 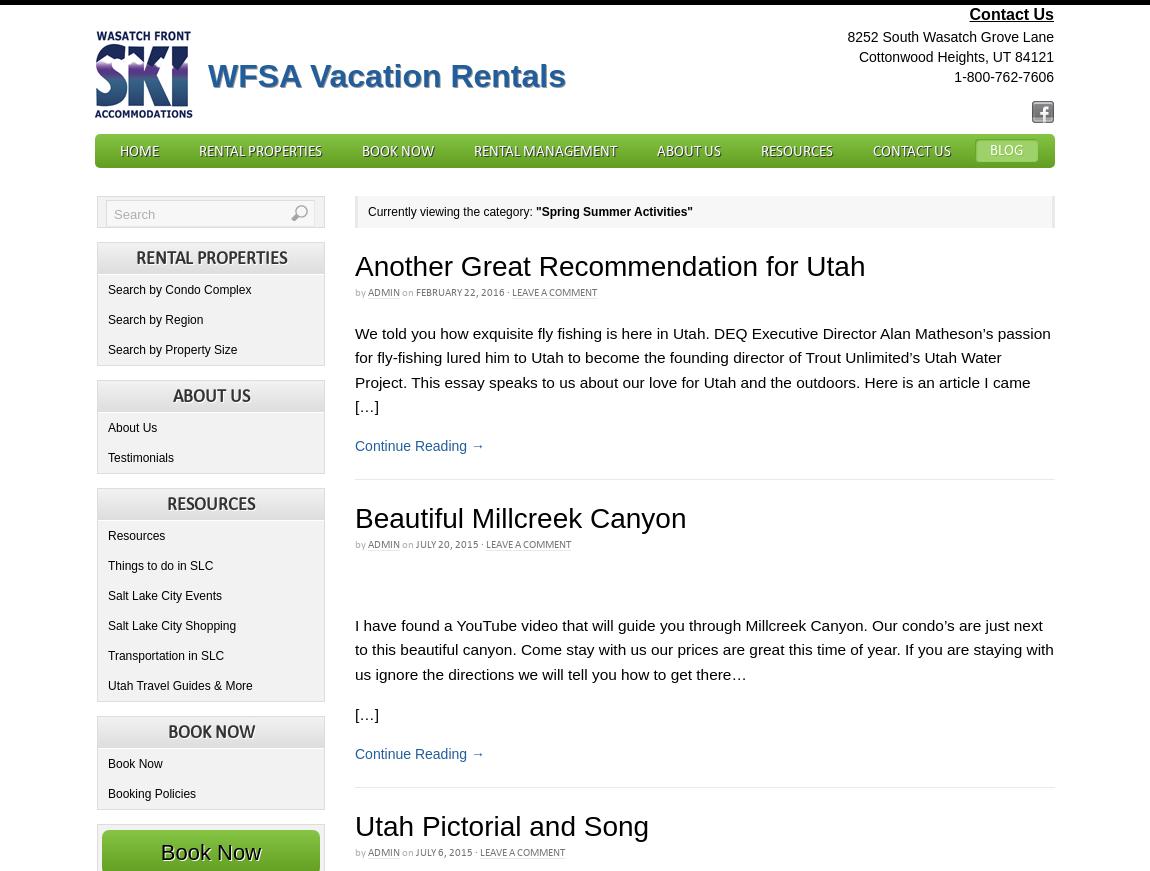 I want to click on 'July 6, 2015', so click(x=444, y=851).